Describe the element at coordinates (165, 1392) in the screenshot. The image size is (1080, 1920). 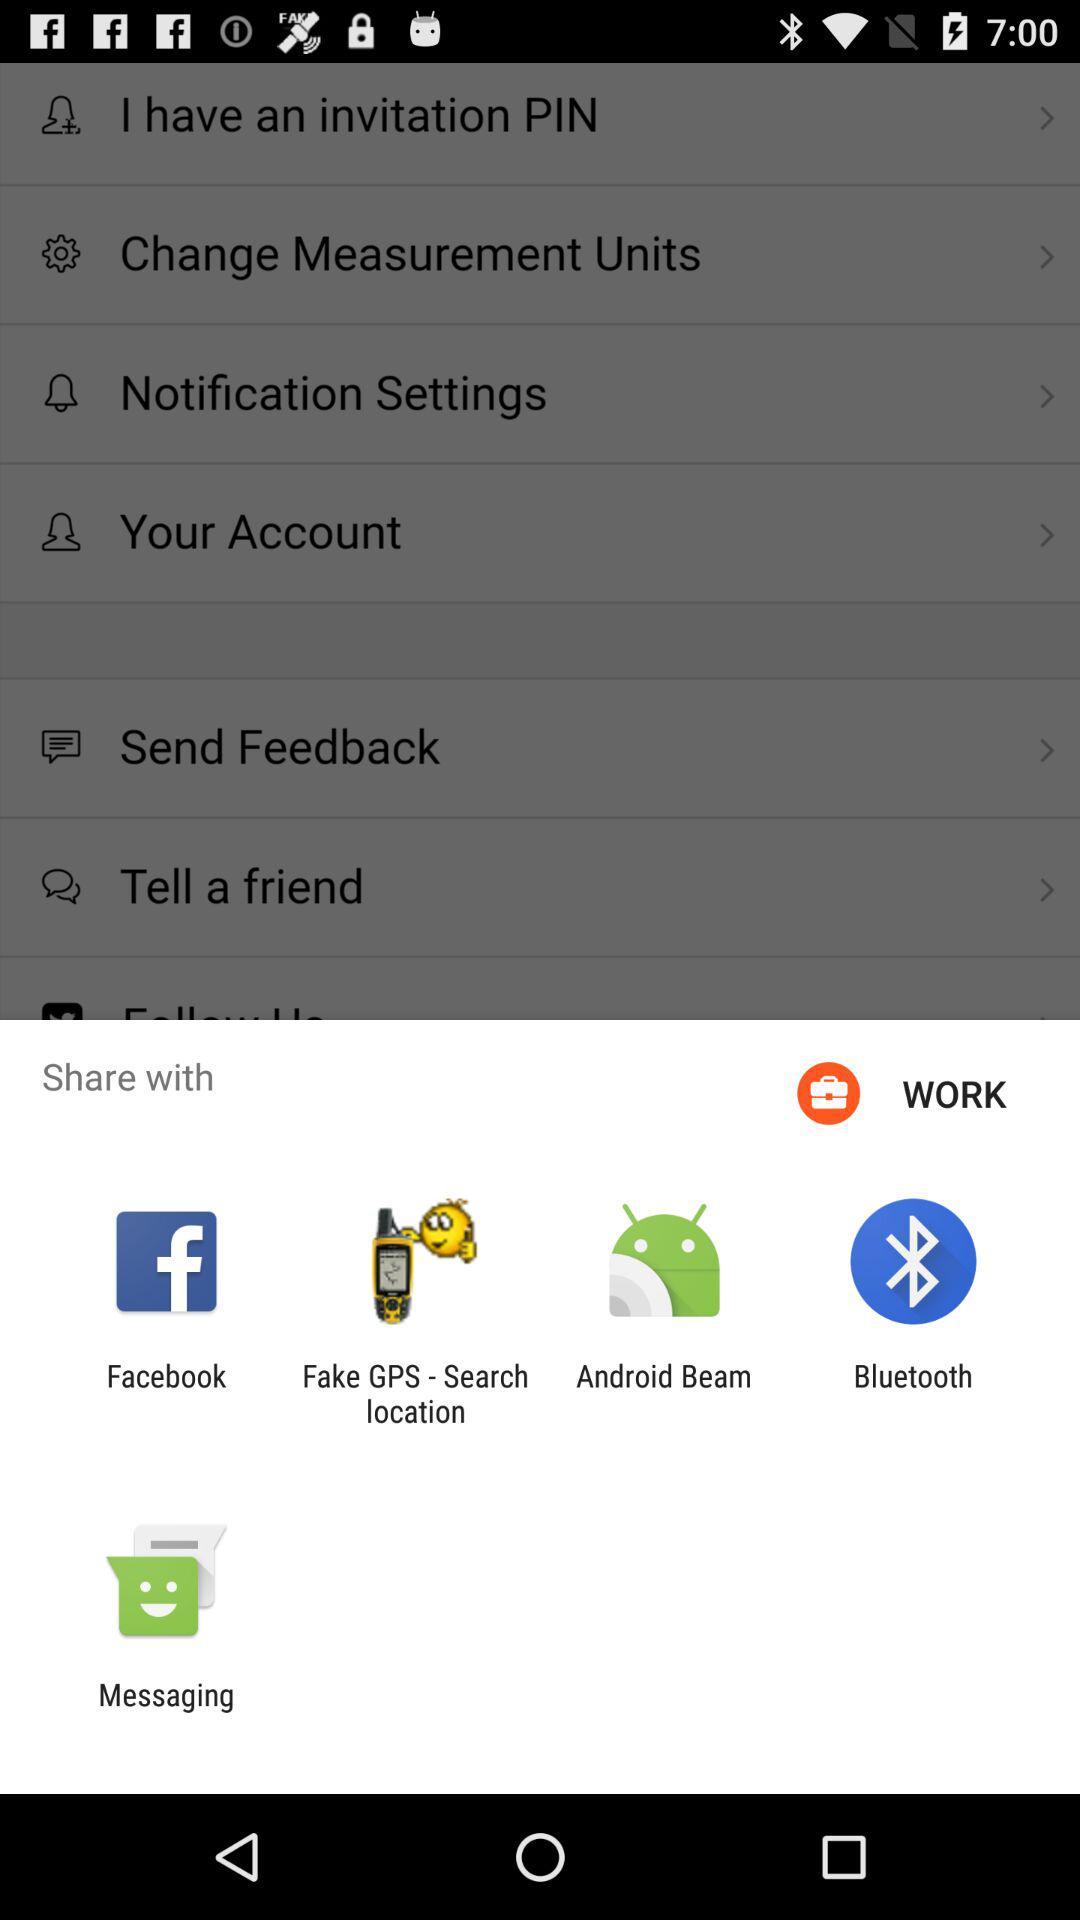
I see `item to the left of the fake gps search app` at that location.